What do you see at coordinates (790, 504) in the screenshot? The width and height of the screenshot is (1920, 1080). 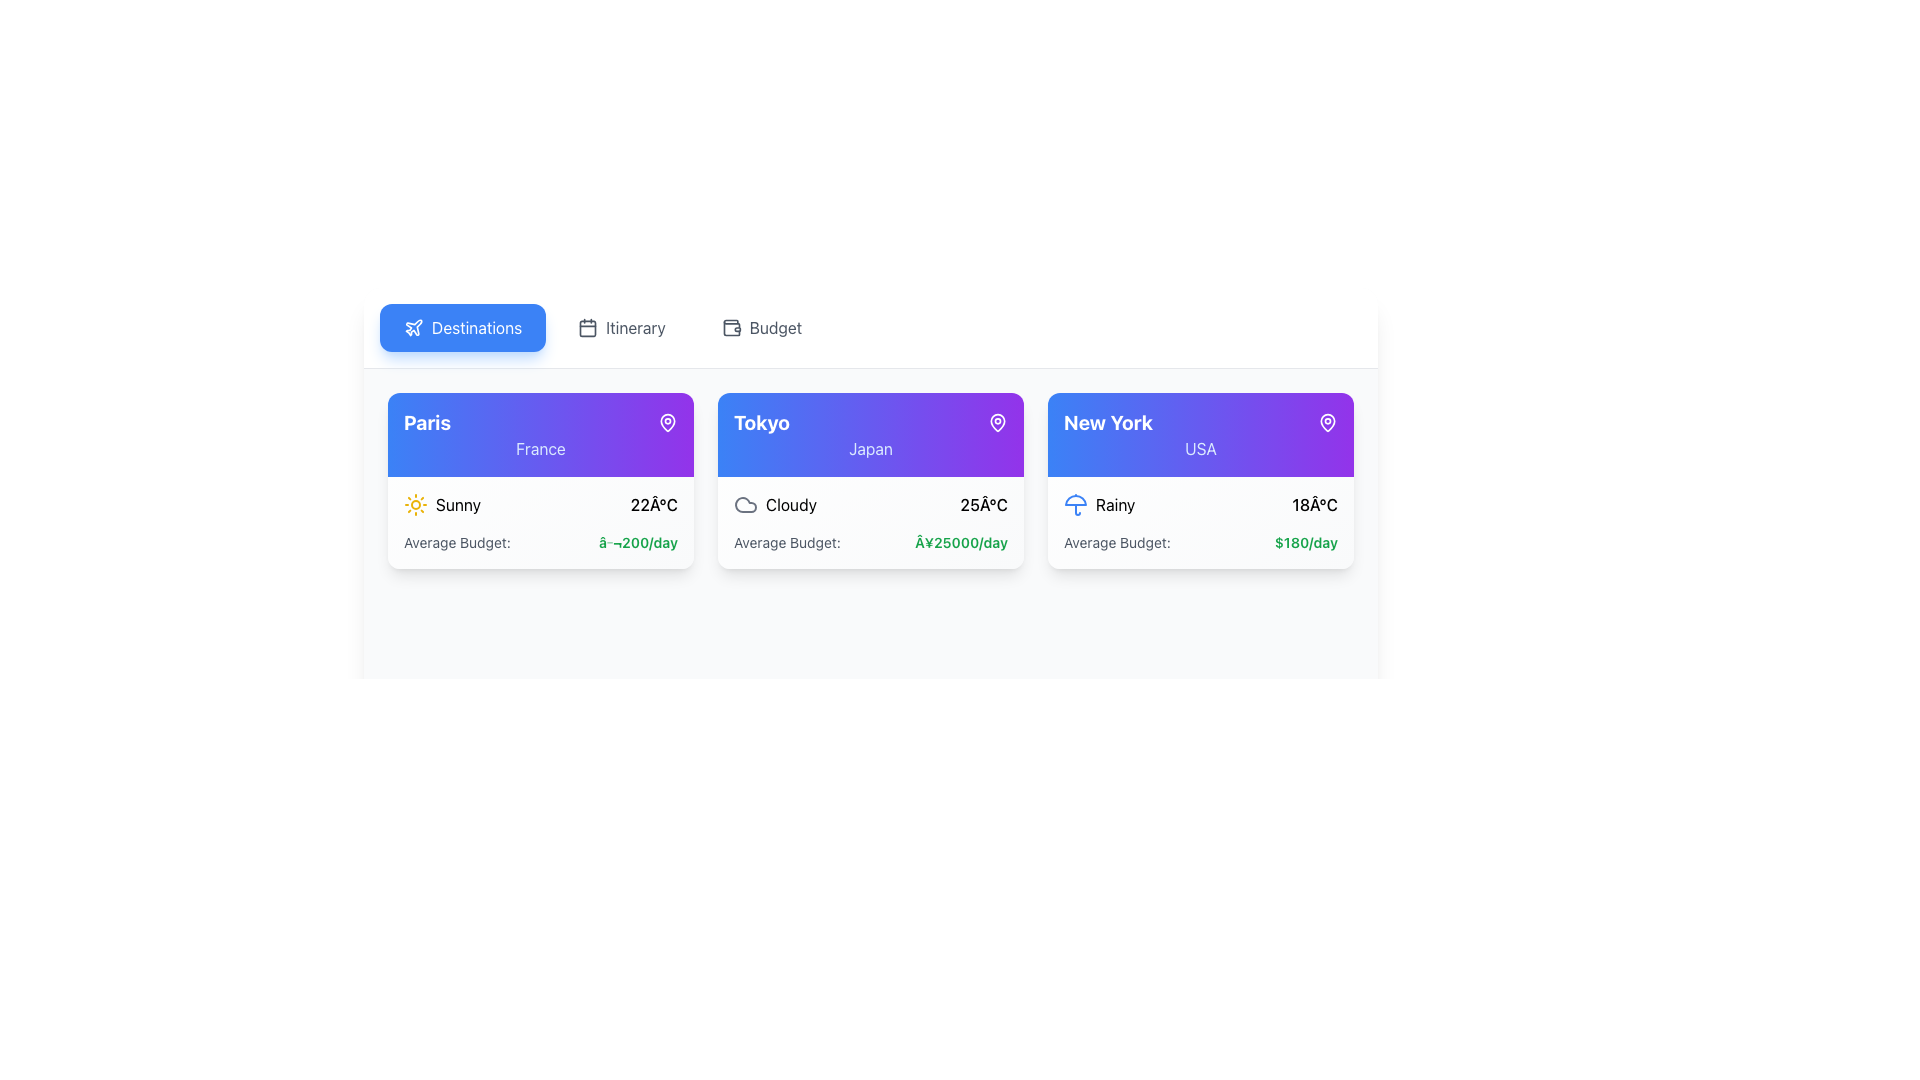 I see `the weather condition text label located in the bottom-left portion of the 'Tokyo' card, which follows a cloud icon and is immediately to its right` at bounding box center [790, 504].